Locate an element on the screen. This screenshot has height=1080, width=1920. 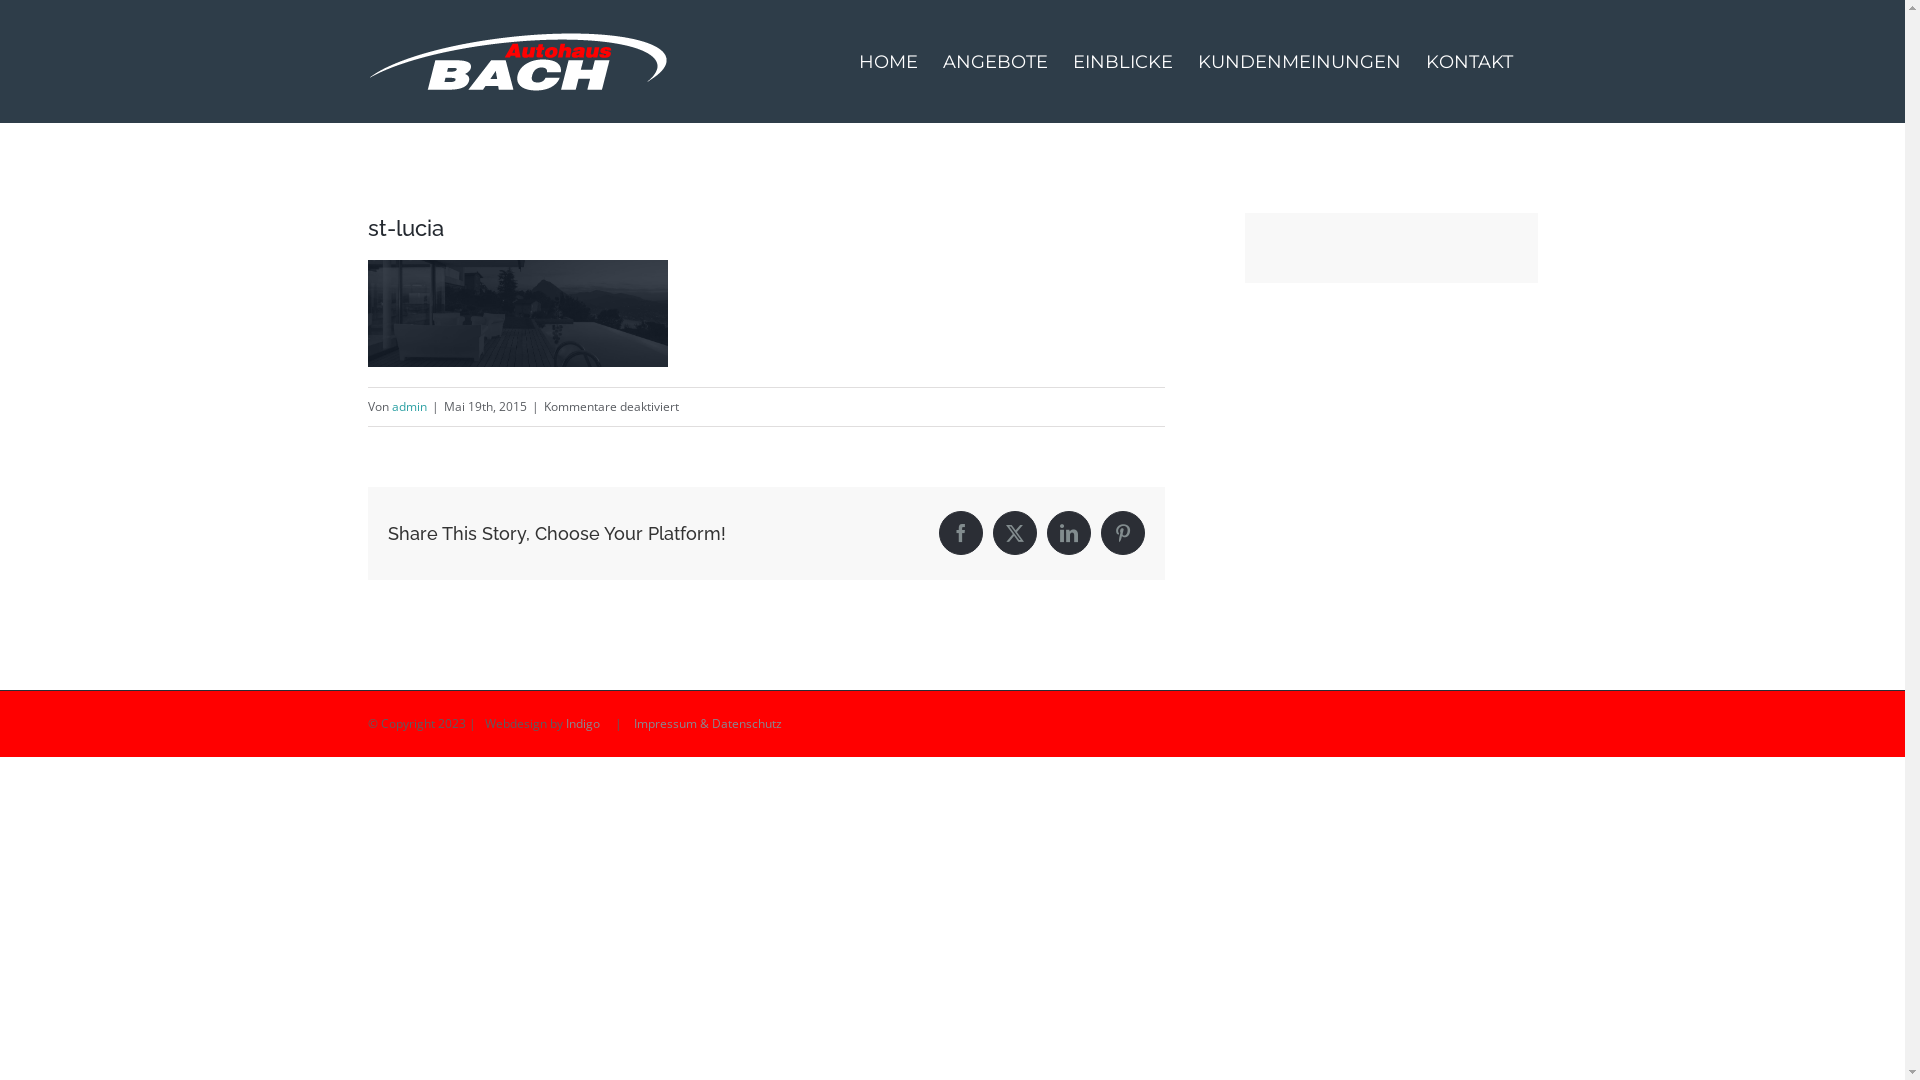
'Pinterest' is located at coordinates (1123, 531).